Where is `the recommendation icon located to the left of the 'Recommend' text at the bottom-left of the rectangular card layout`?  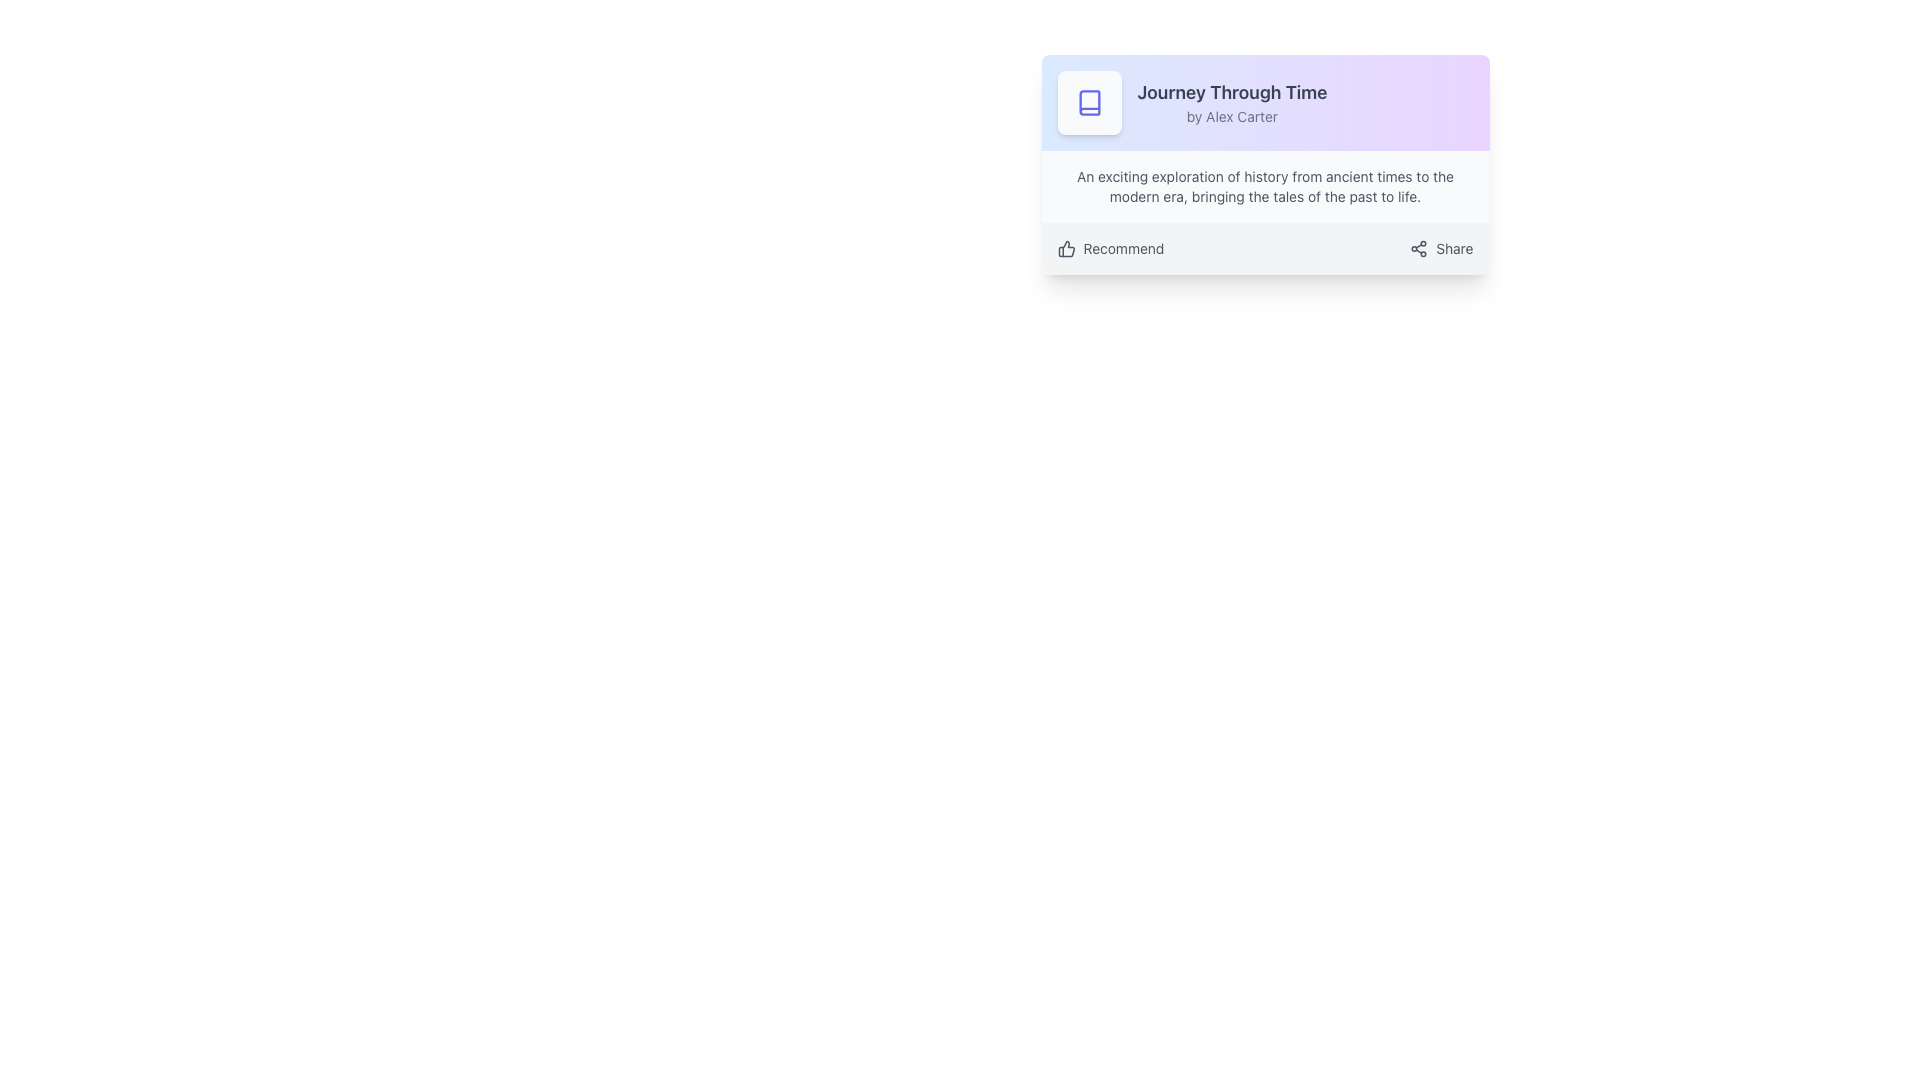 the recommendation icon located to the left of the 'Recommend' text at the bottom-left of the rectangular card layout is located at coordinates (1065, 248).